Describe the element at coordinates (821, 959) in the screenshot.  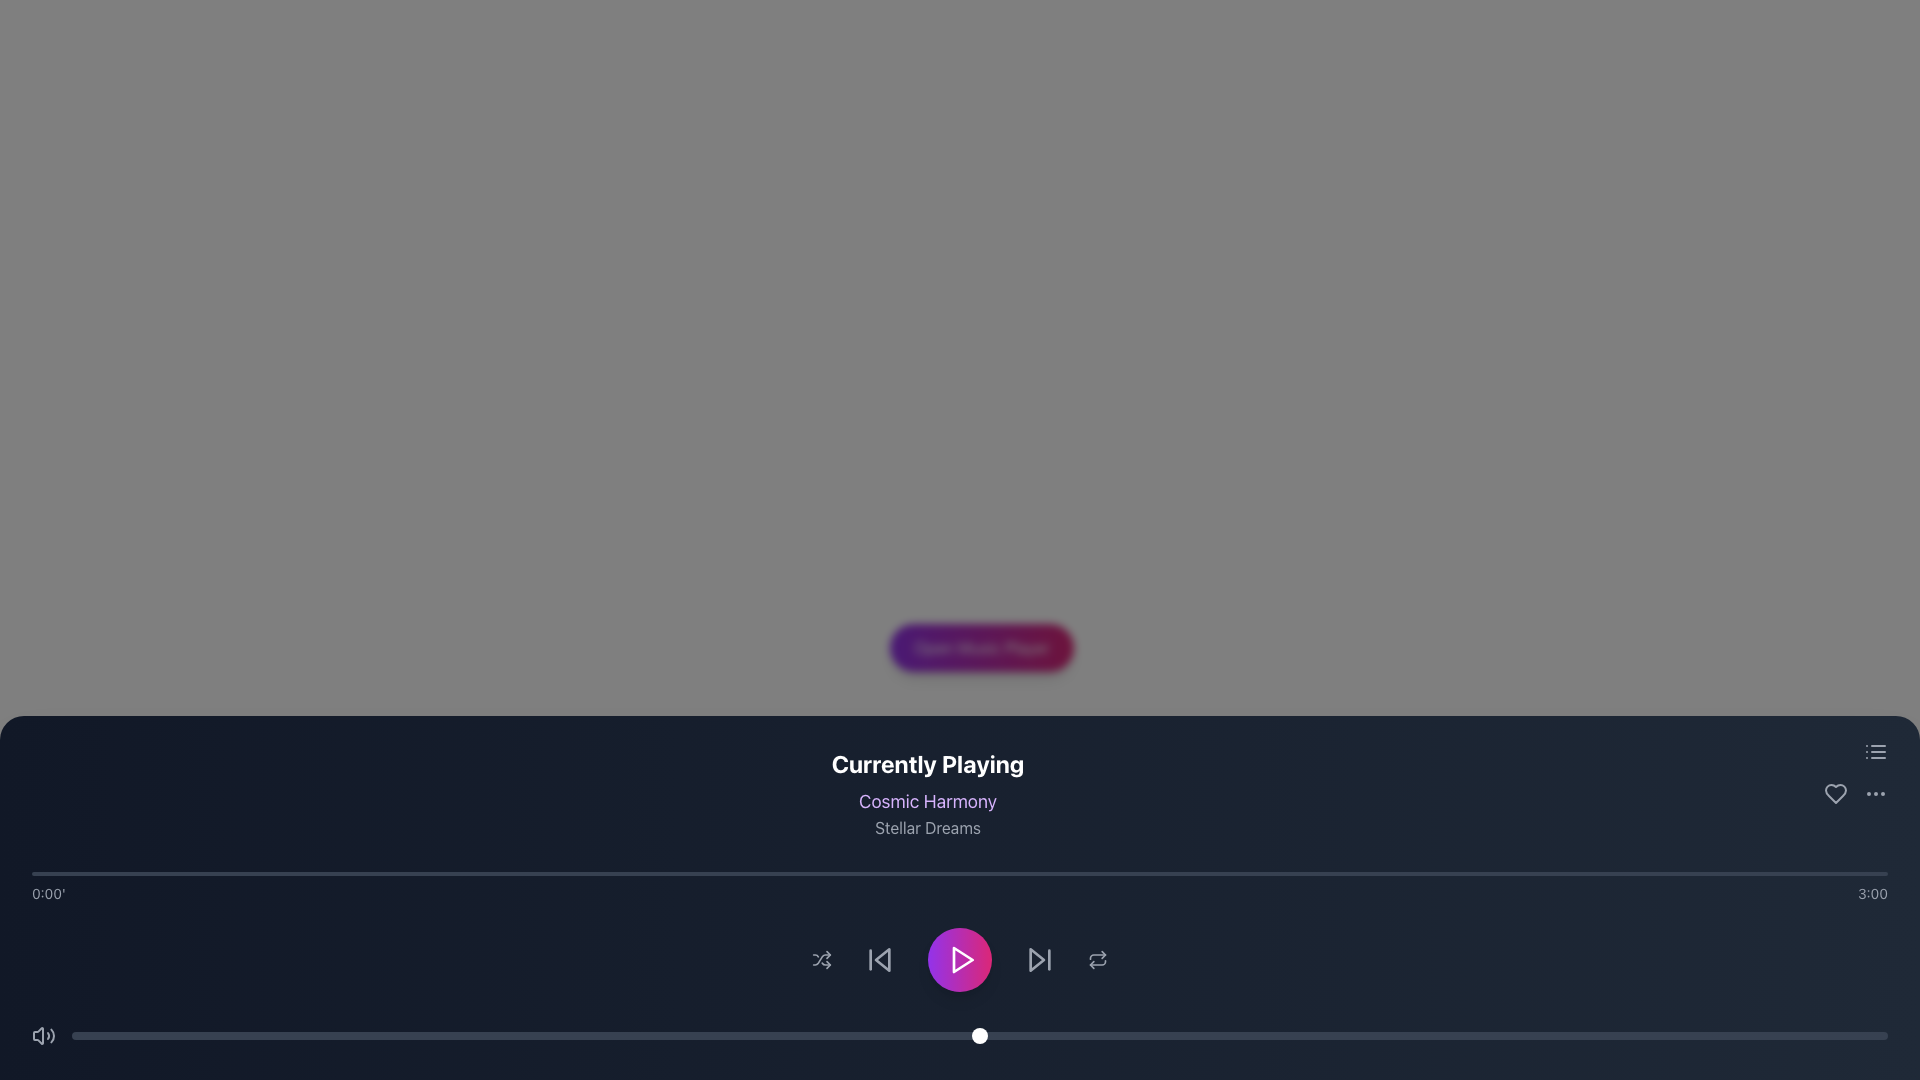
I see `the shuffle button, which is visually characterized by an icon of two intertwined arrows` at that location.